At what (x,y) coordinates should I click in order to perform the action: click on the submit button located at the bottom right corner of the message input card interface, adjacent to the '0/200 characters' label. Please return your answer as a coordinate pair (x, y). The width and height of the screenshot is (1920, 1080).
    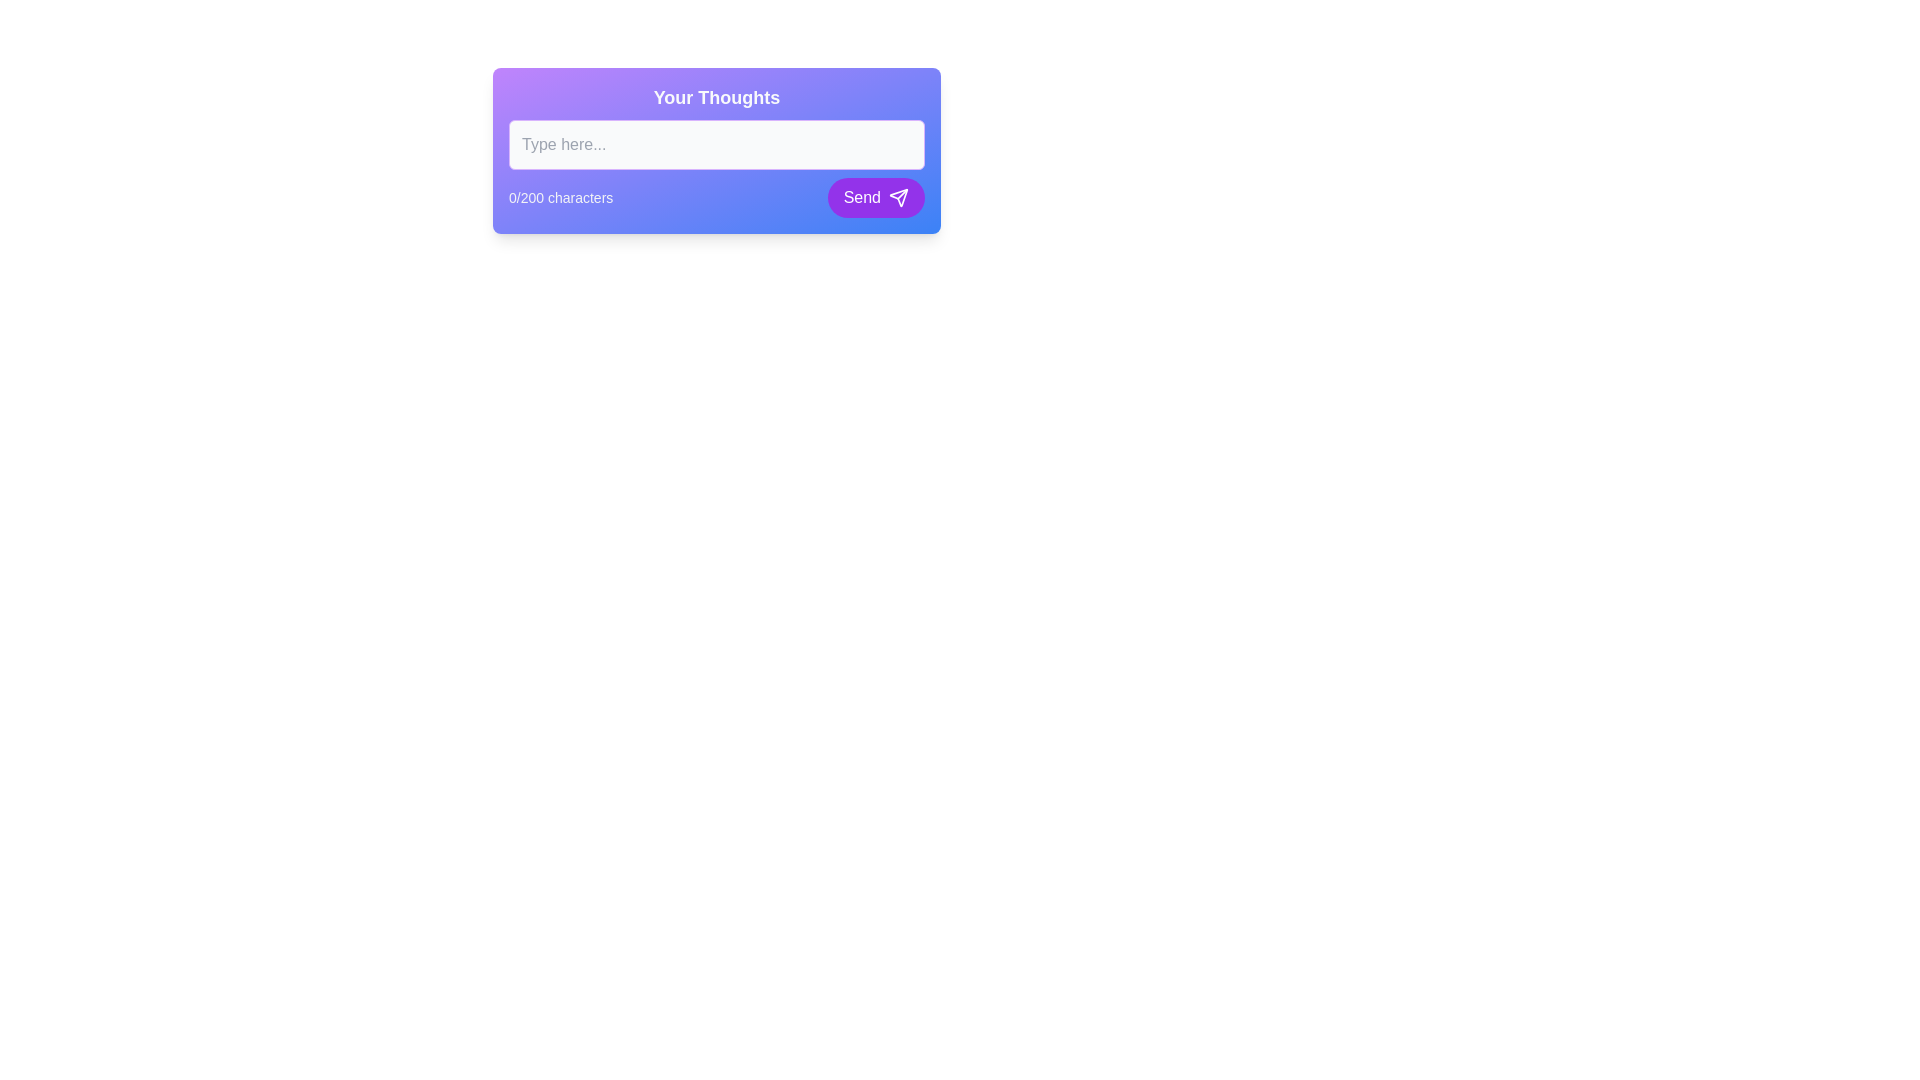
    Looking at the image, I should click on (876, 197).